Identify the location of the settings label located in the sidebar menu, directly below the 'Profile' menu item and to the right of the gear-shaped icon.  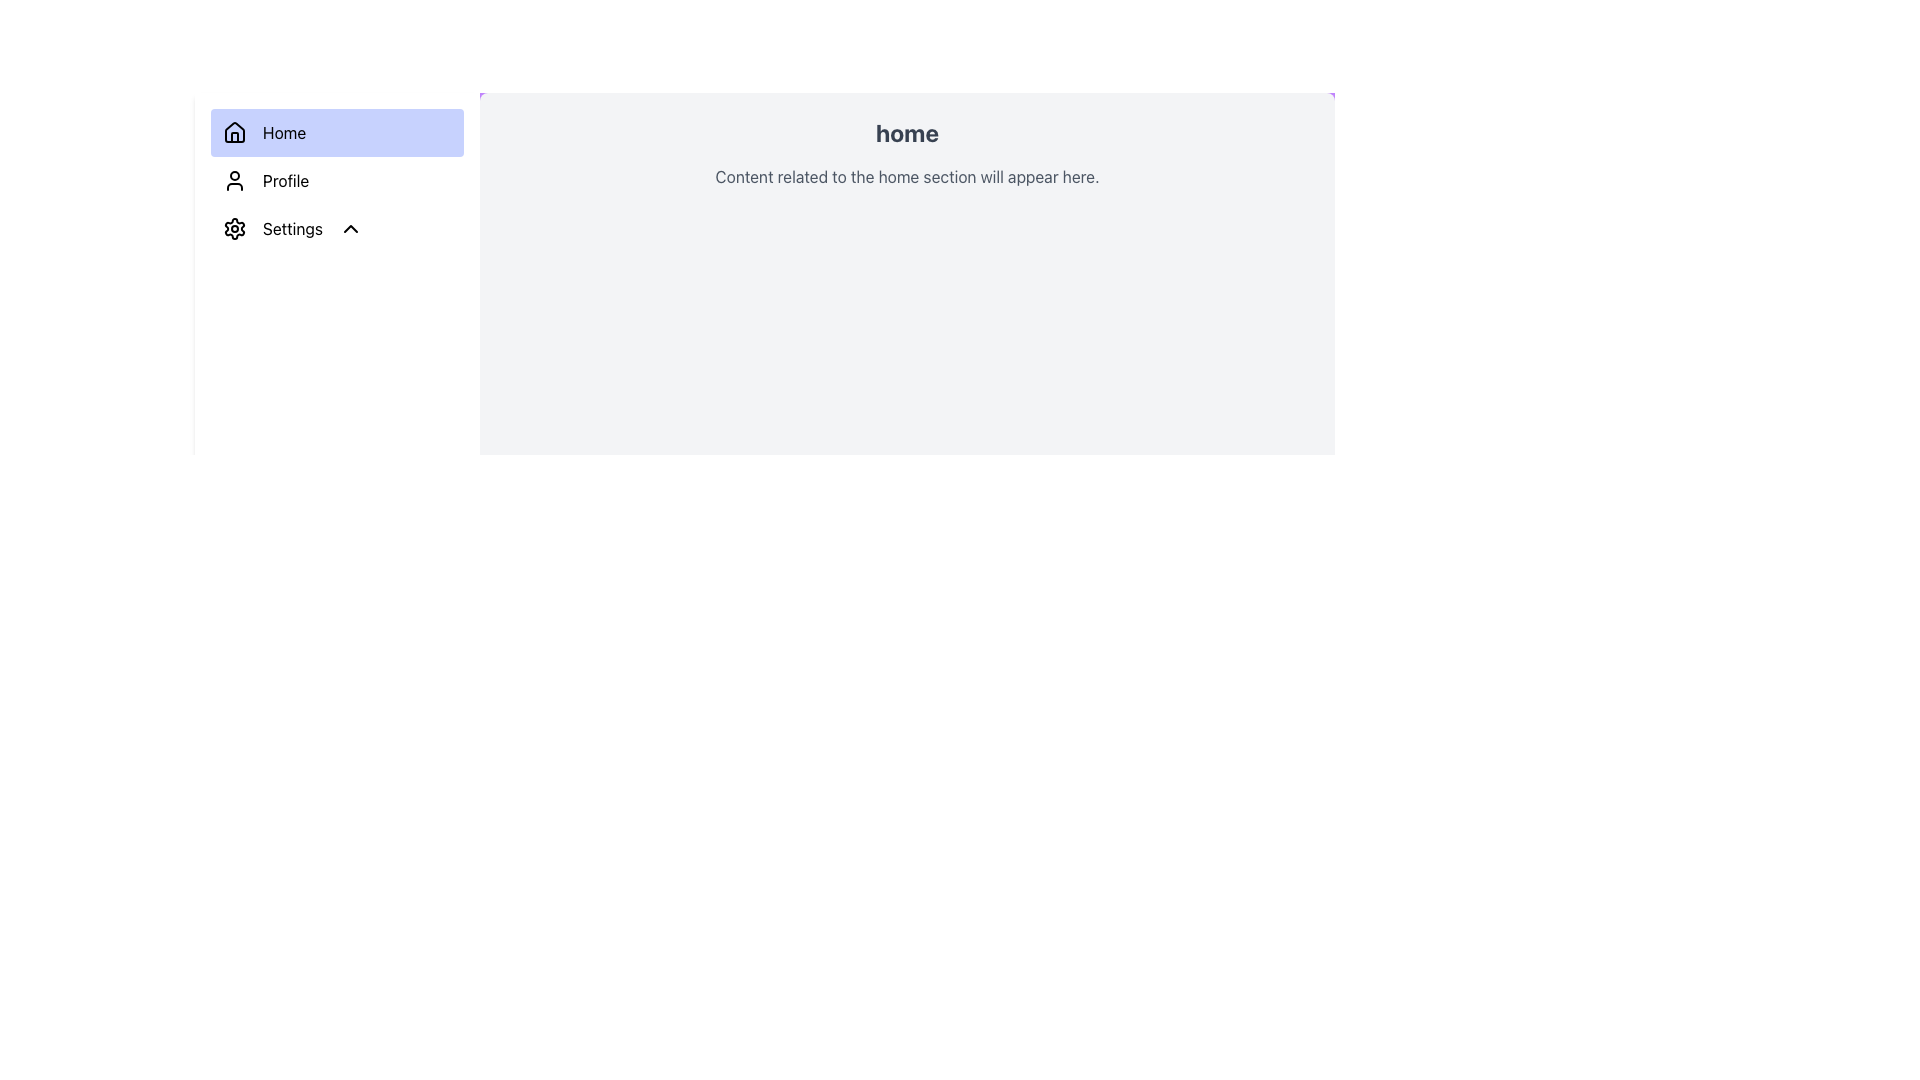
(291, 227).